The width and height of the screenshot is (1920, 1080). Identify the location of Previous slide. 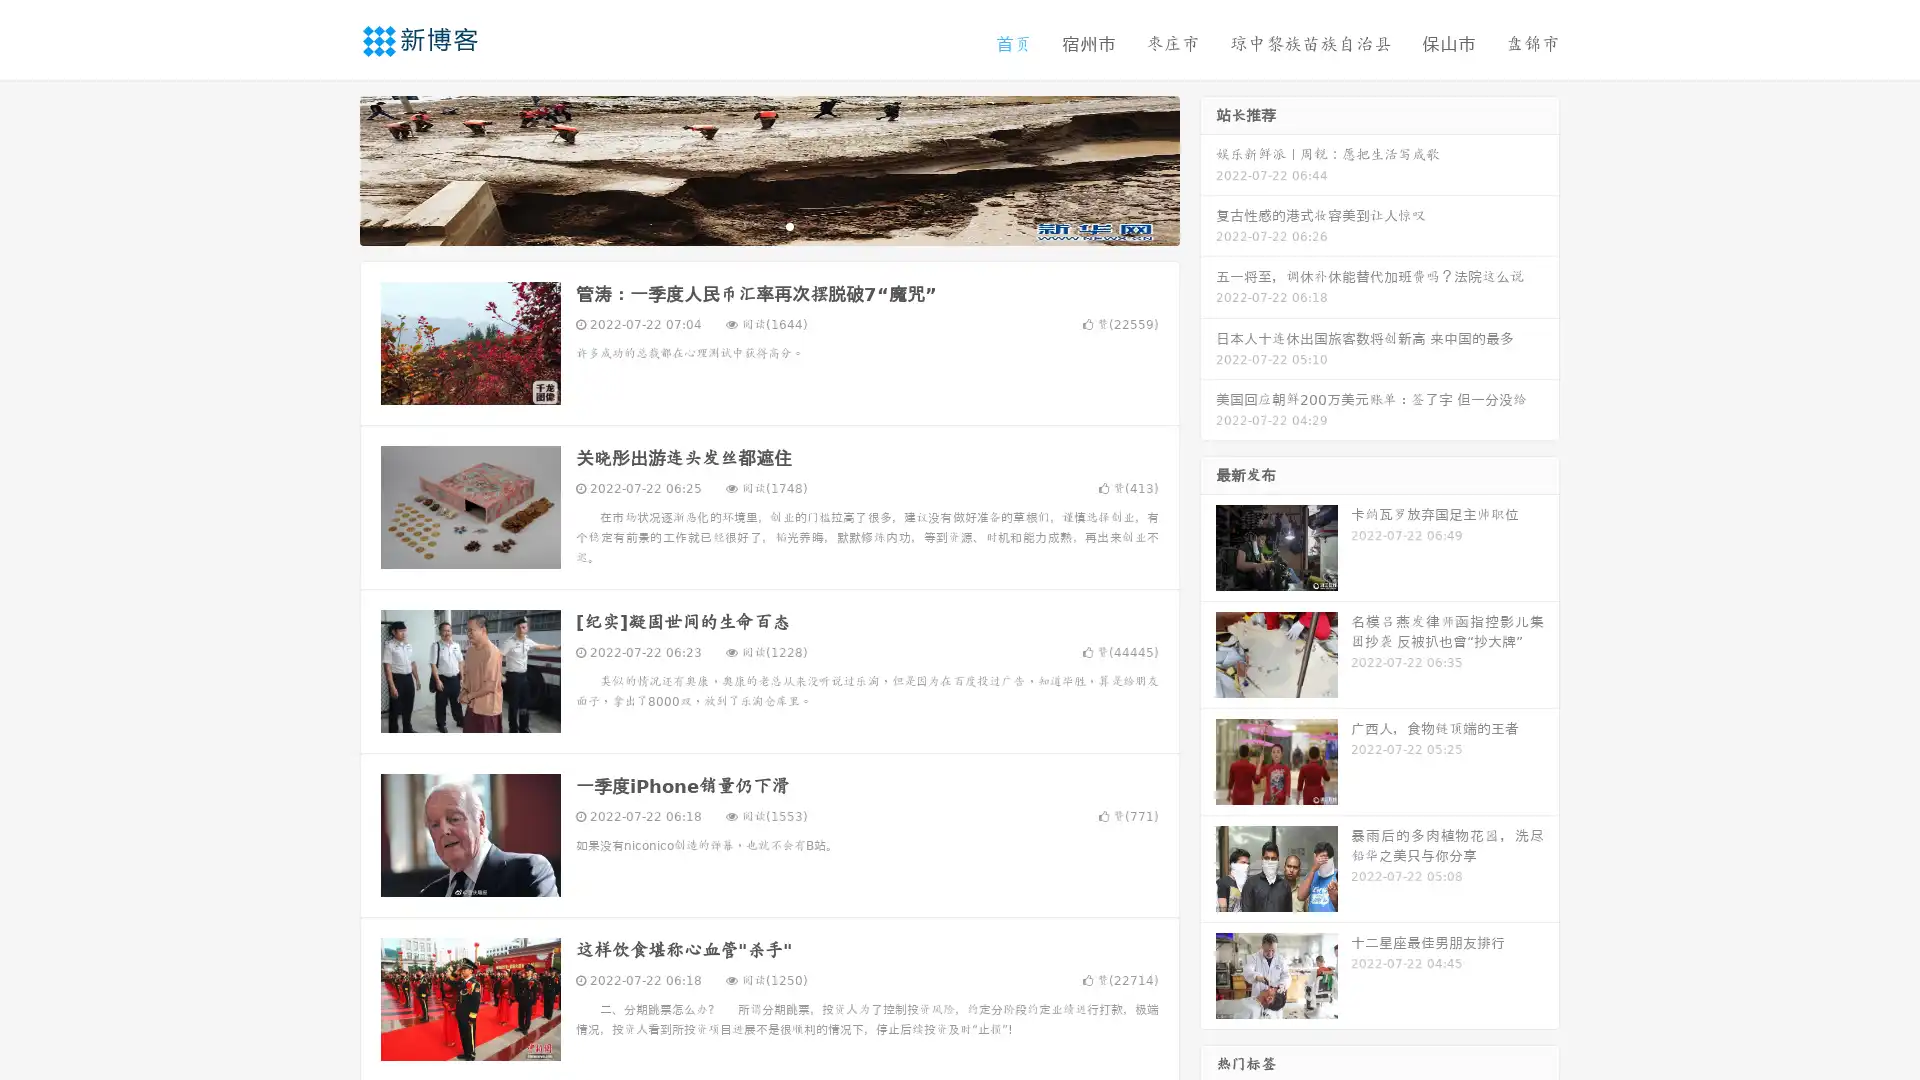
(330, 168).